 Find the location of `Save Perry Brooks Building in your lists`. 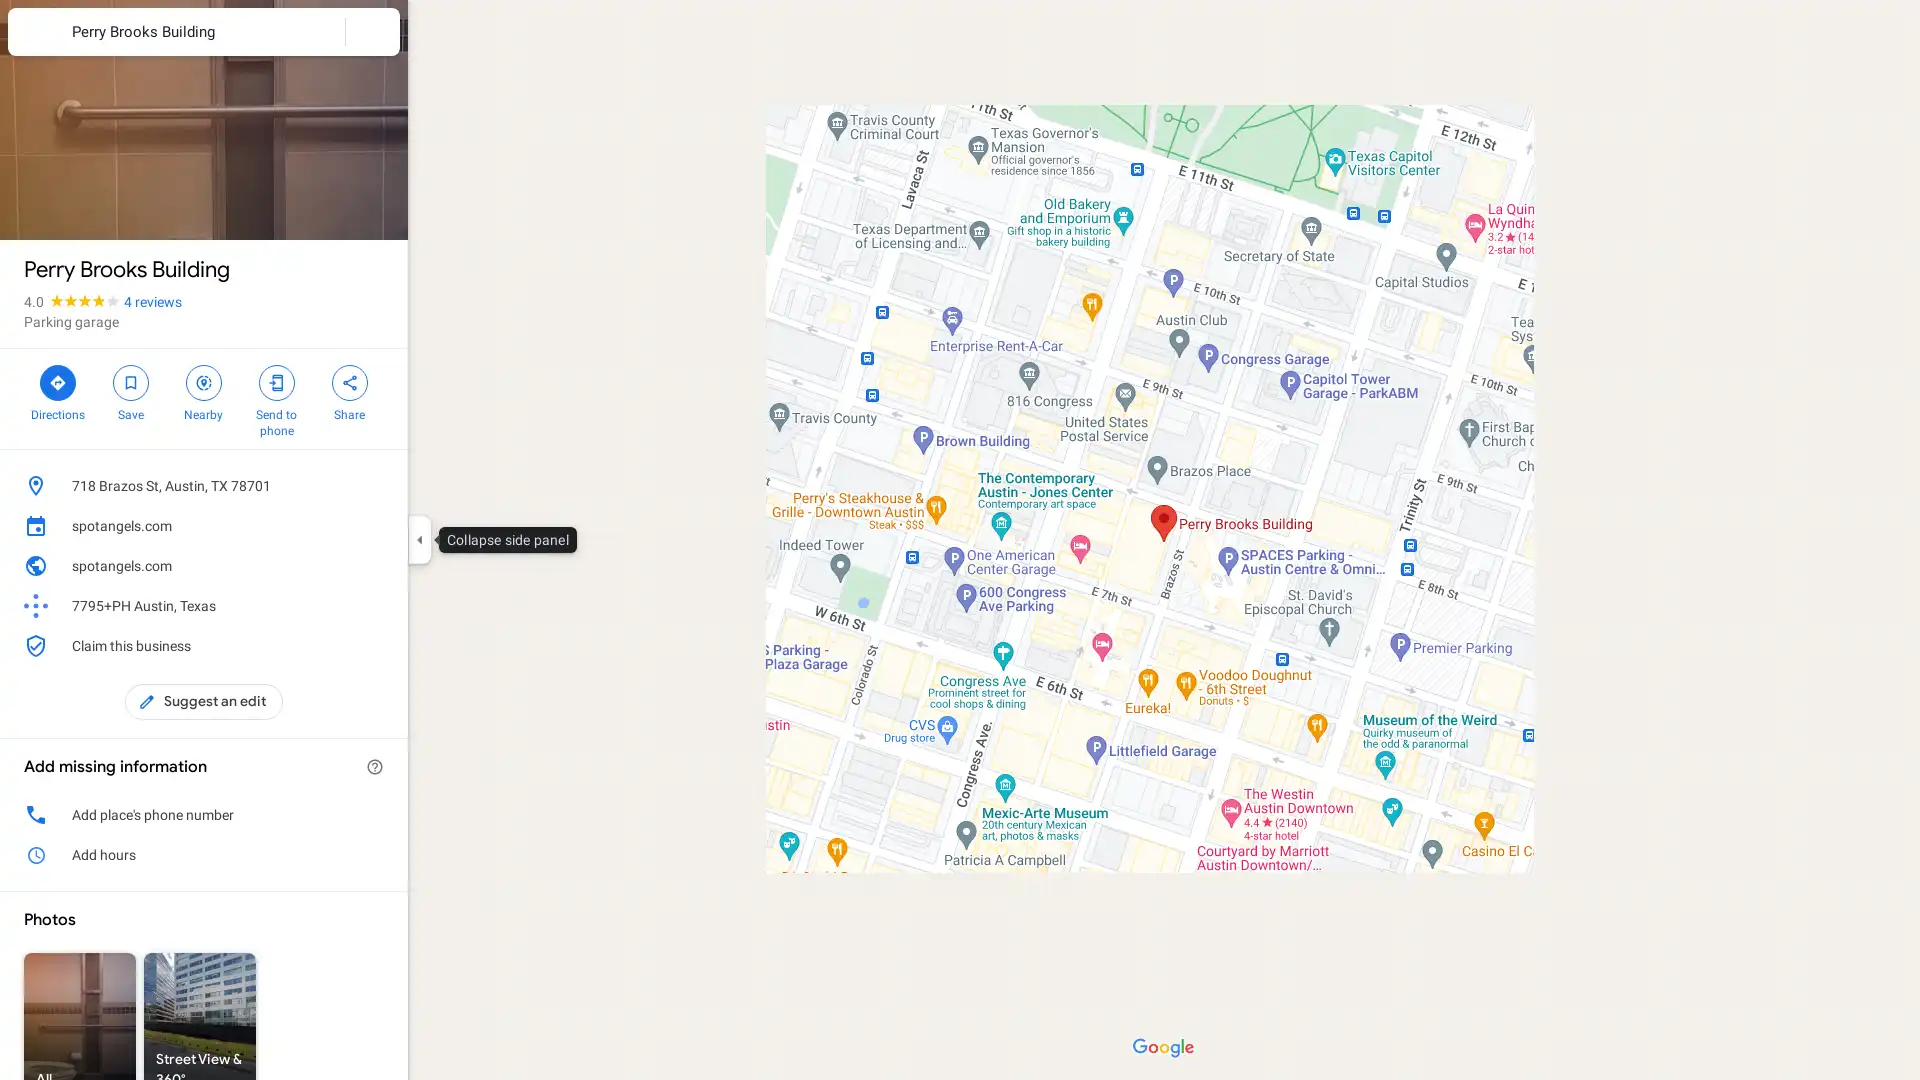

Save Perry Brooks Building in your lists is located at coordinates (129, 390).